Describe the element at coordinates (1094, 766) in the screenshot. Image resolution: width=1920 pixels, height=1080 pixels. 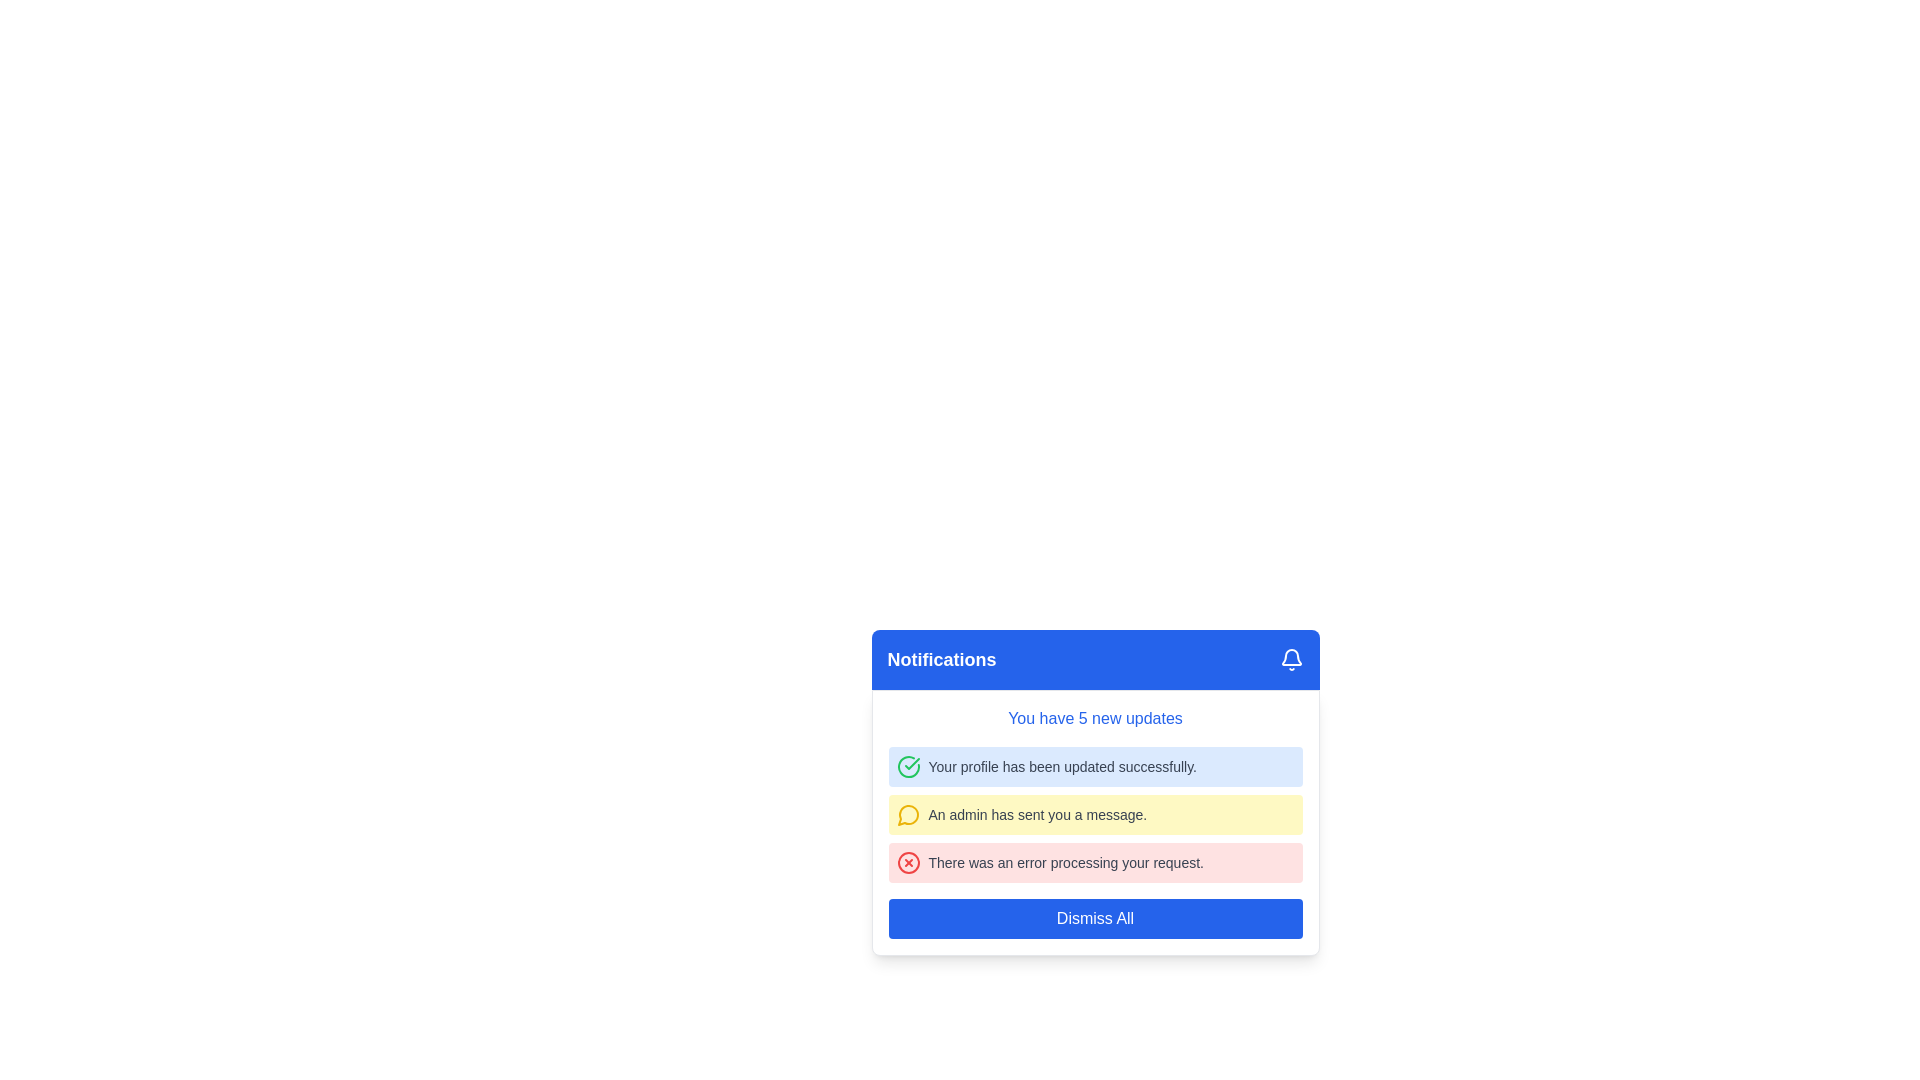
I see `the first notification in the notification panel that indicates a successful profile update, which has a light blue background and a green check icon` at that location.